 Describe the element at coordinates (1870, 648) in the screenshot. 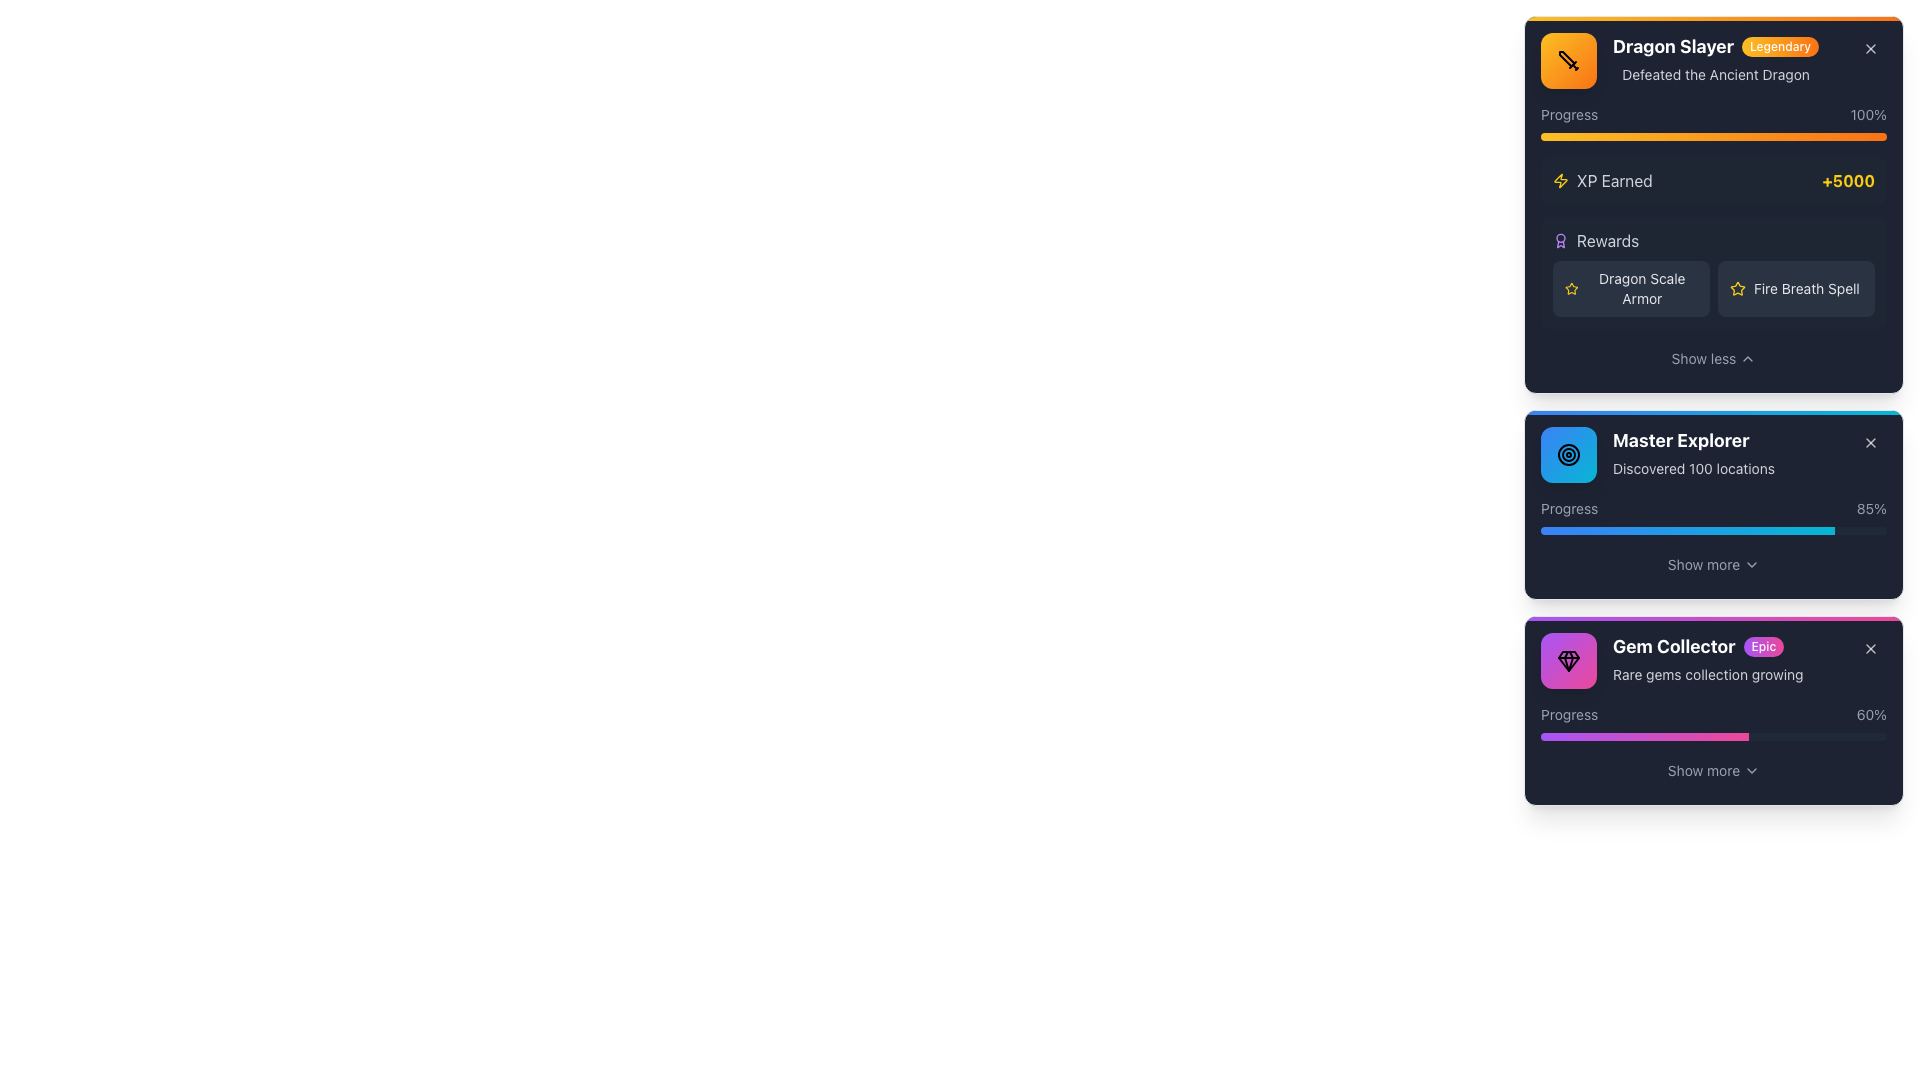

I see `the close button located at the top right corner of the 'Gem Collector' feature card` at that location.